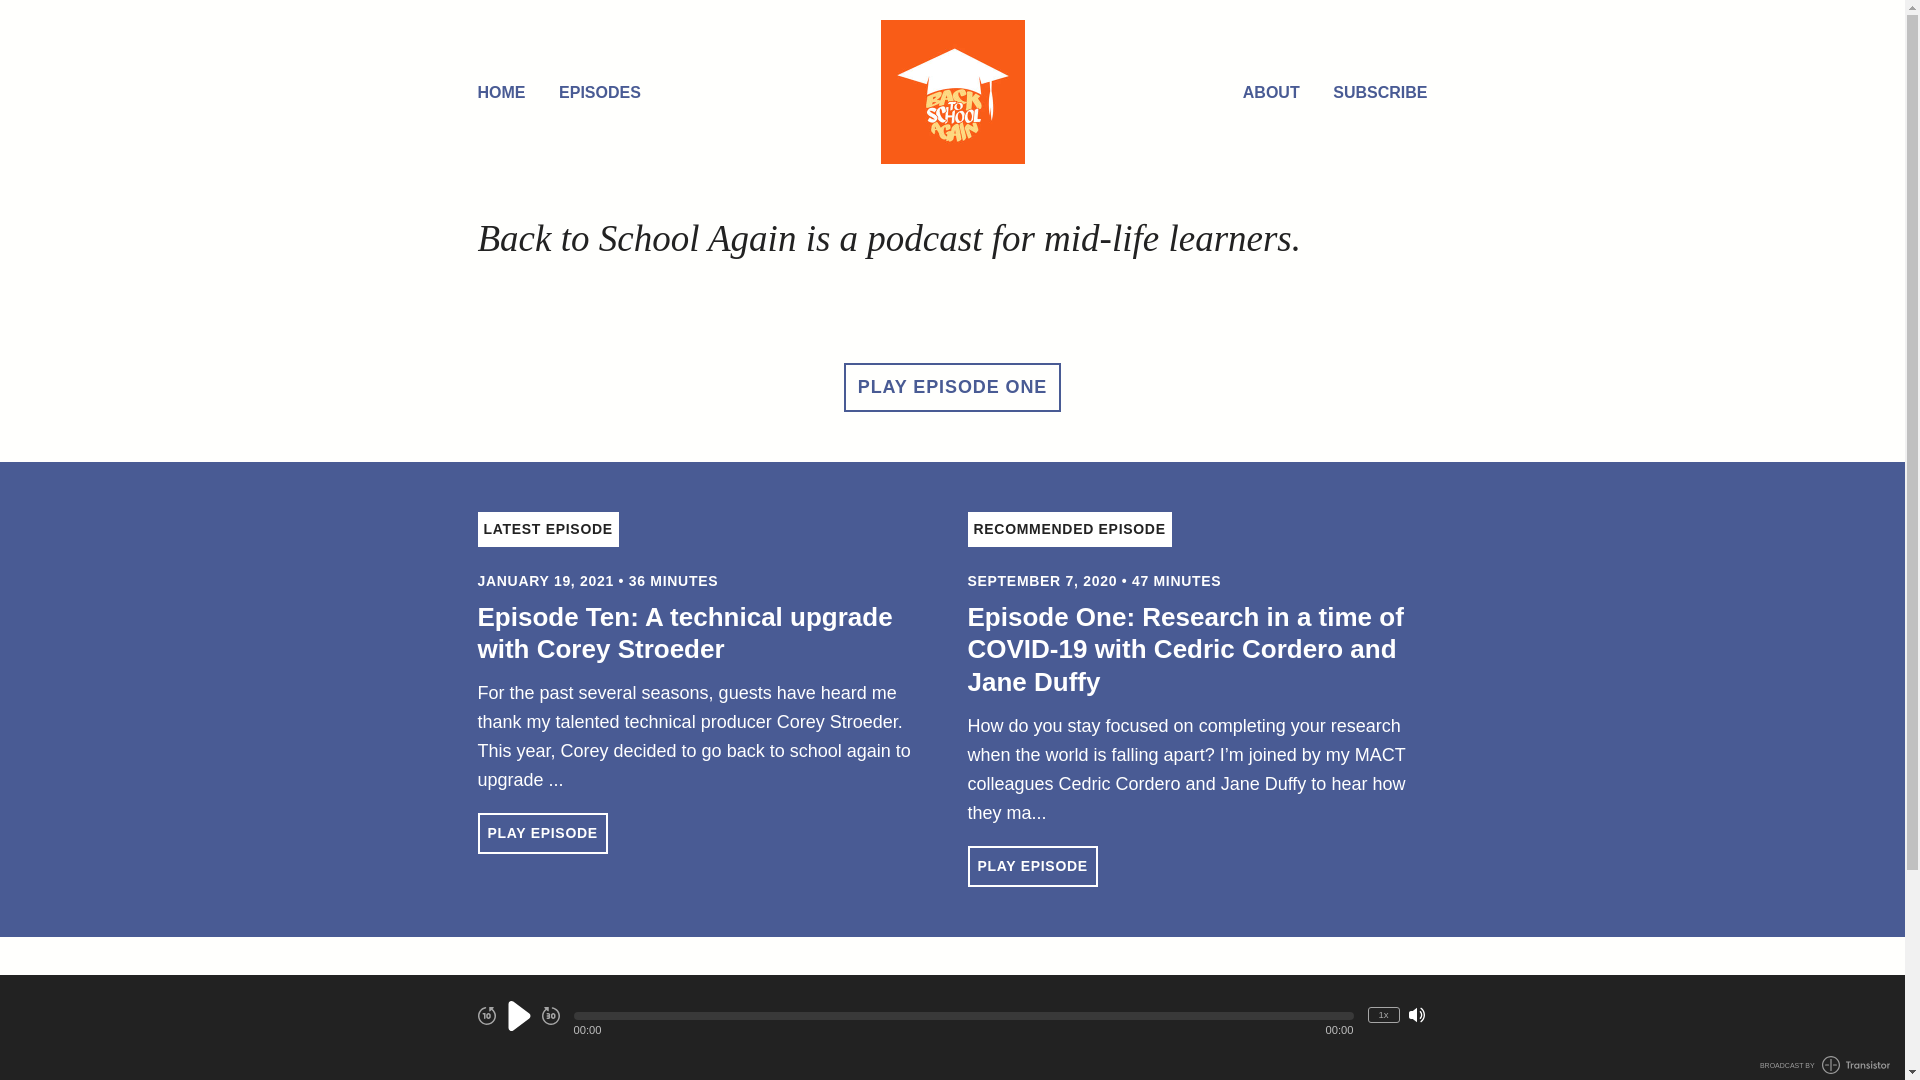 Image resolution: width=1920 pixels, height=1080 pixels. What do you see at coordinates (1824, 1063) in the screenshot?
I see `'BROADCAST BY TRANSISTOR LOGO'` at bounding box center [1824, 1063].